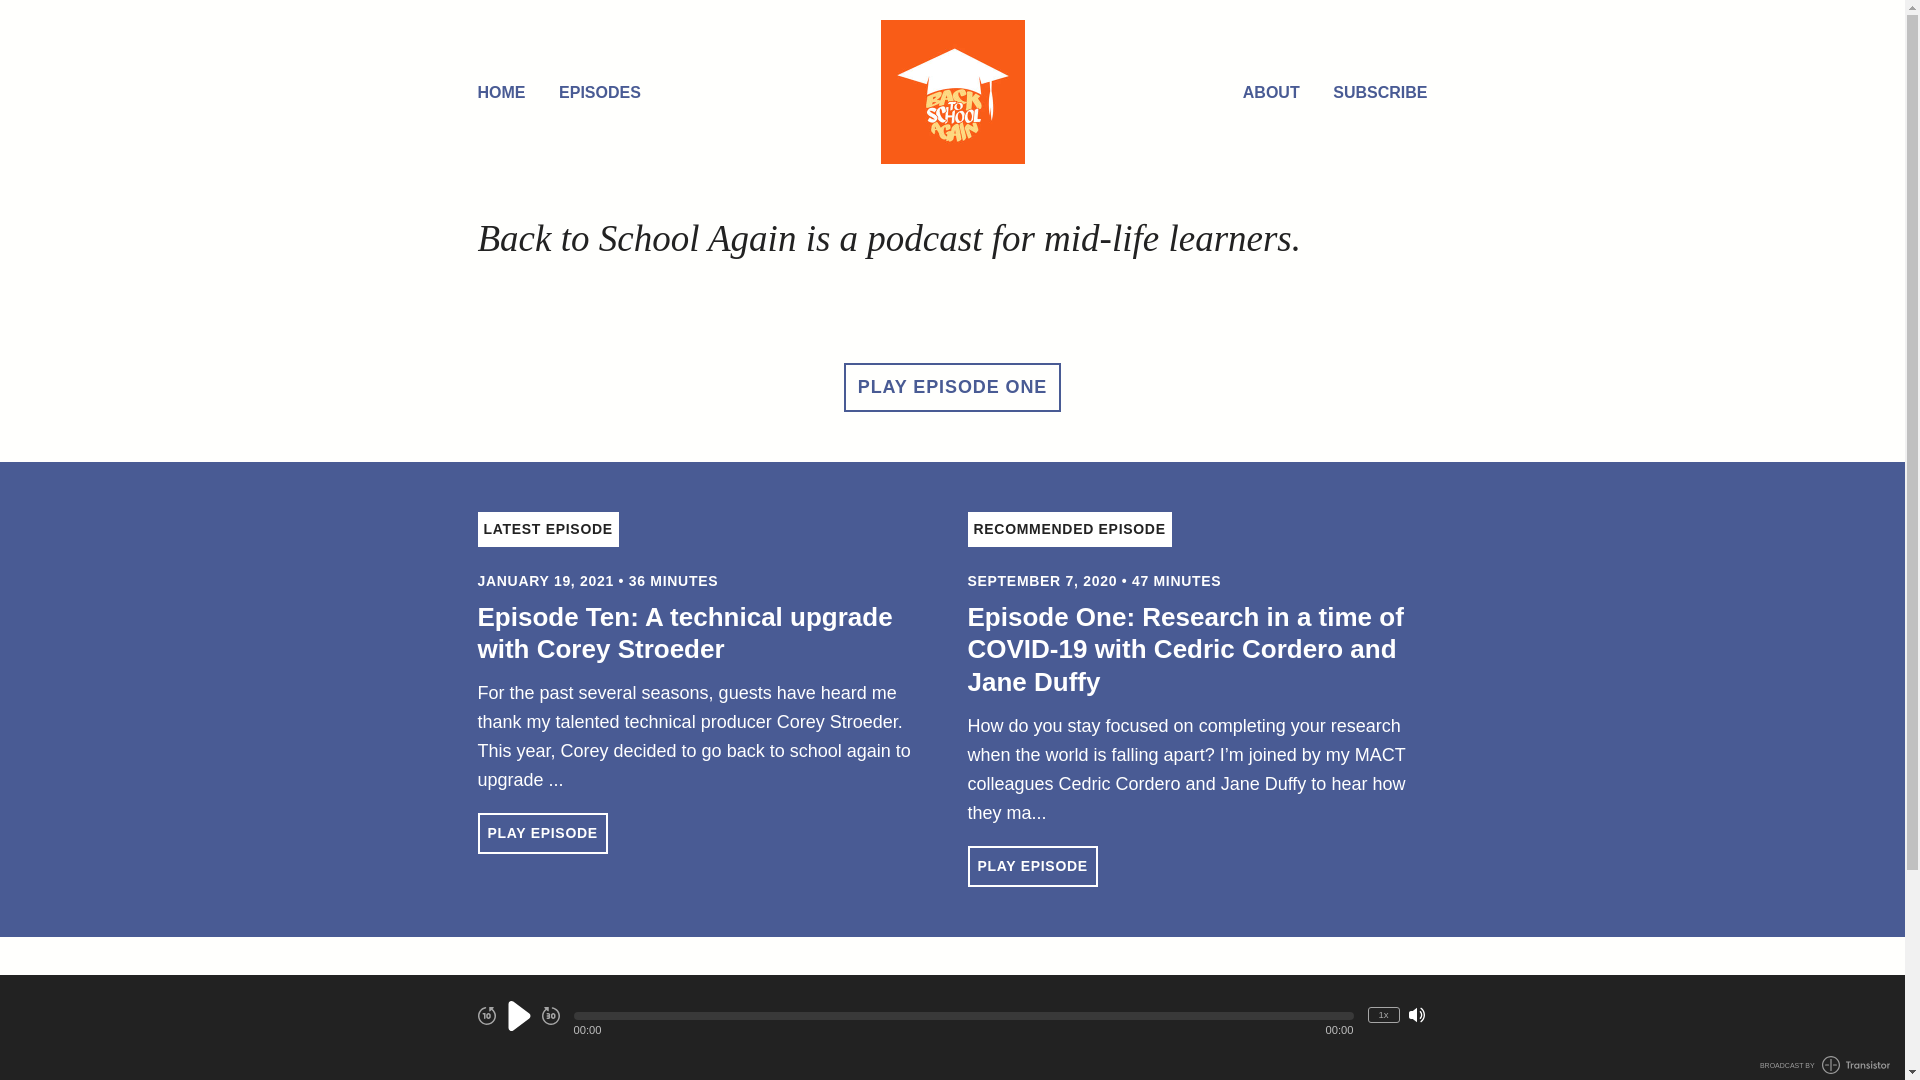 Image resolution: width=1920 pixels, height=1080 pixels. What do you see at coordinates (1824, 1063) in the screenshot?
I see `'BROADCAST BY TRANSISTOR LOGO'` at bounding box center [1824, 1063].